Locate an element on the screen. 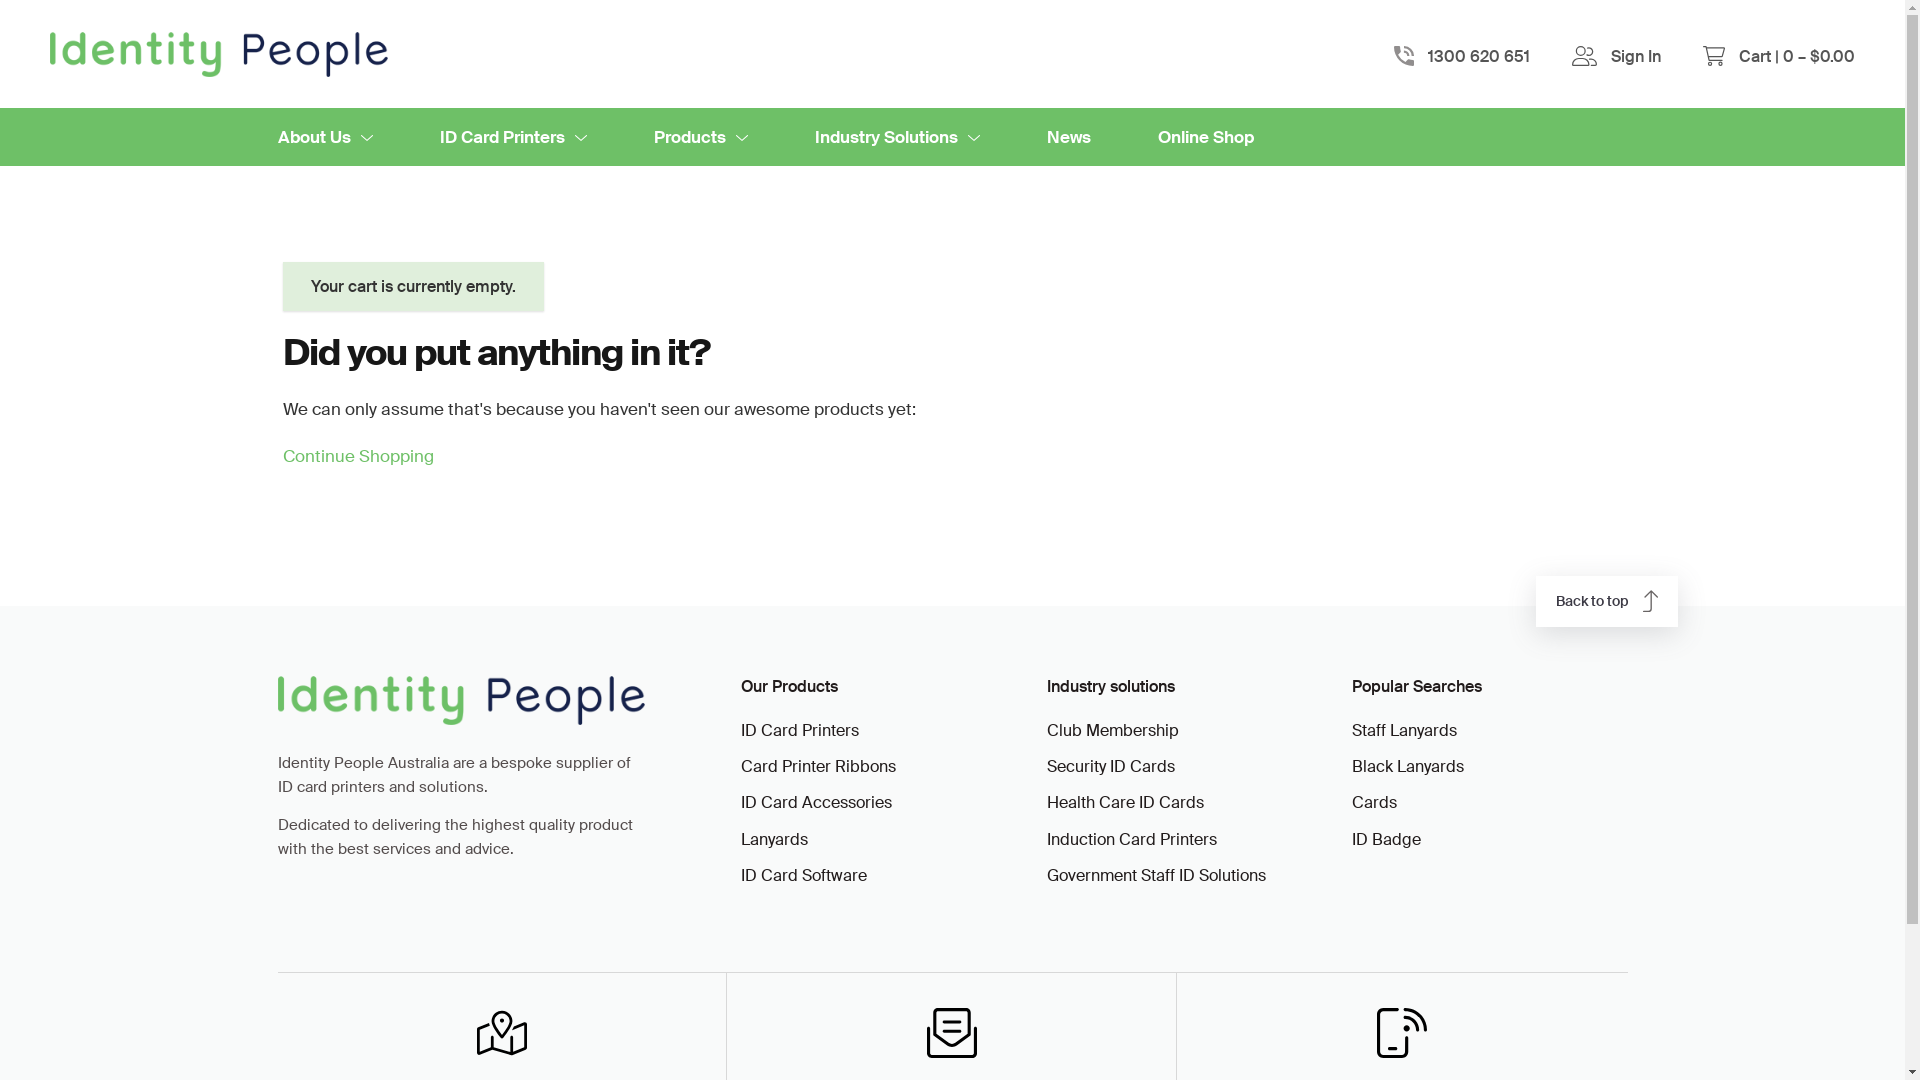 This screenshot has height=1080, width=1920. 'Sign In' is located at coordinates (1636, 55).